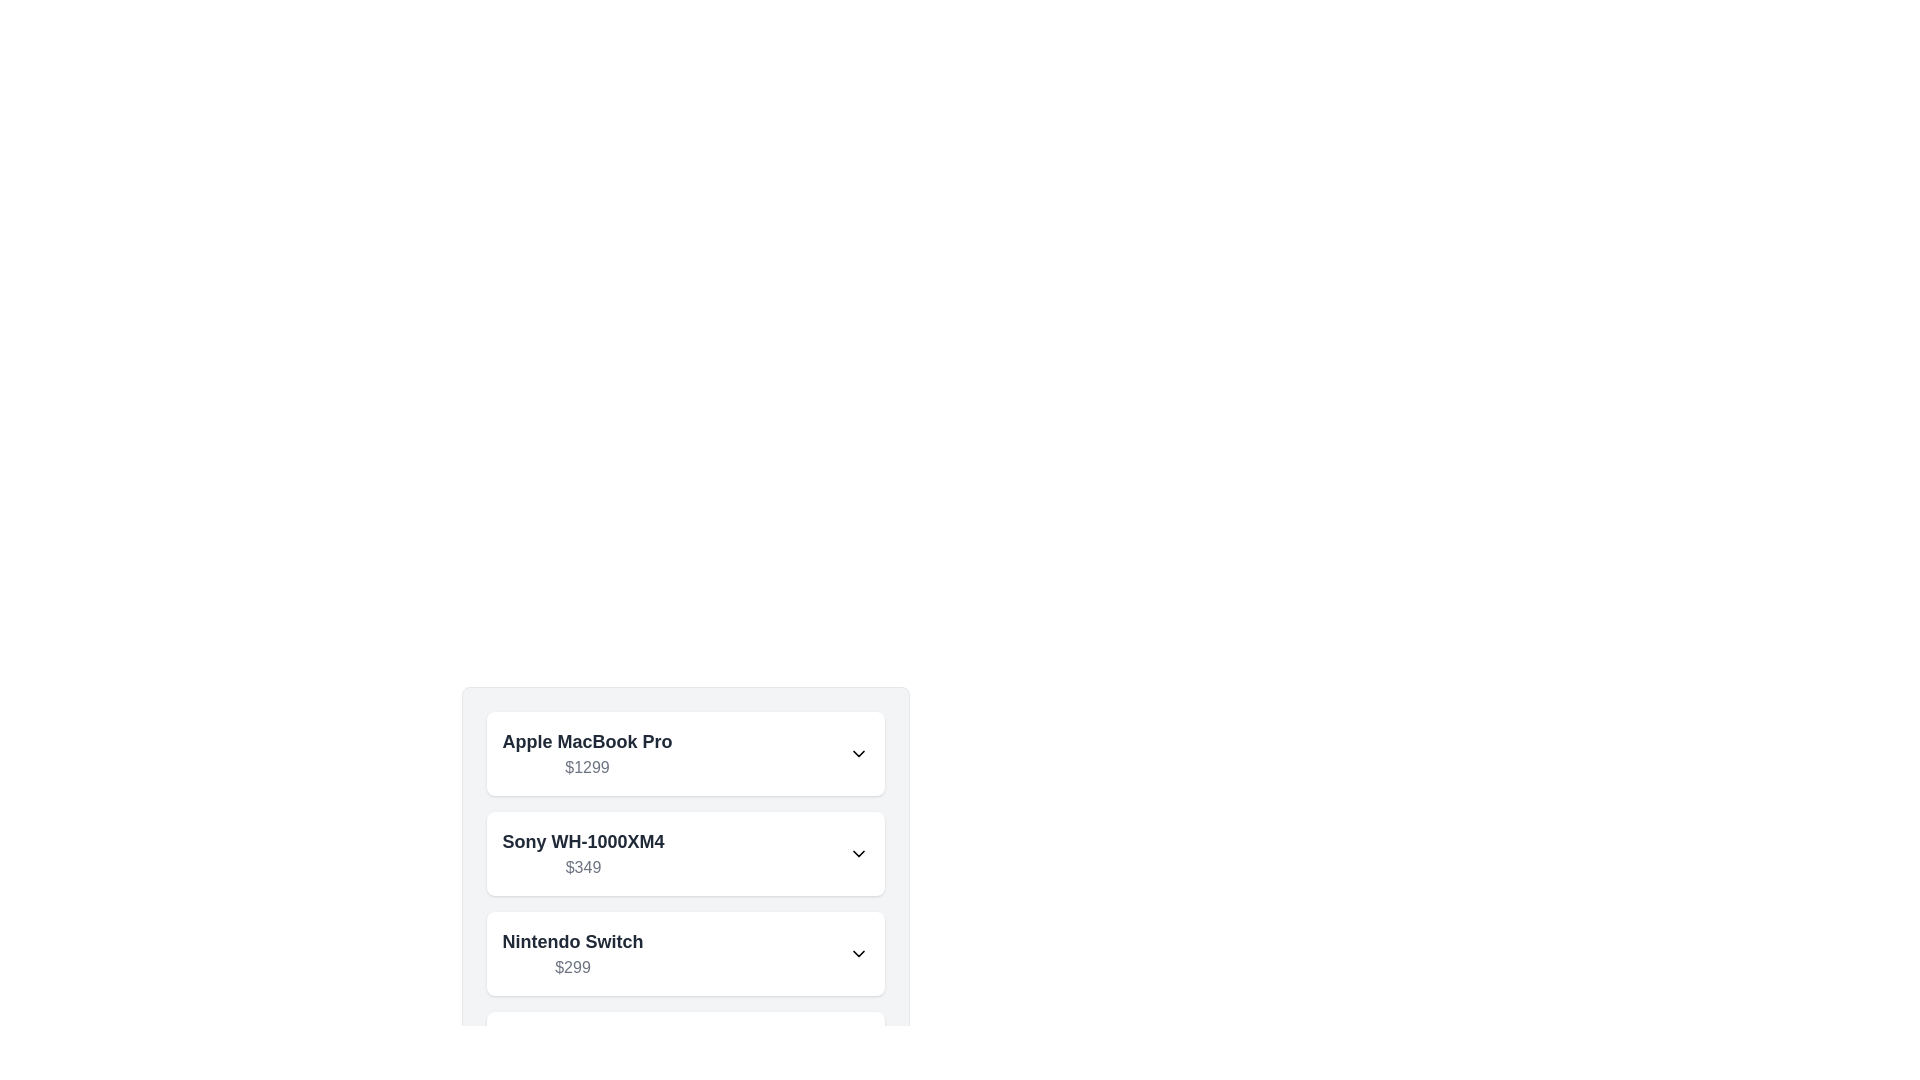 The height and width of the screenshot is (1080, 1920). Describe the element at coordinates (858, 952) in the screenshot. I see `the downward-pointing chevron icon button located to the right of the text 'Nintendo Switch $299'` at that location.